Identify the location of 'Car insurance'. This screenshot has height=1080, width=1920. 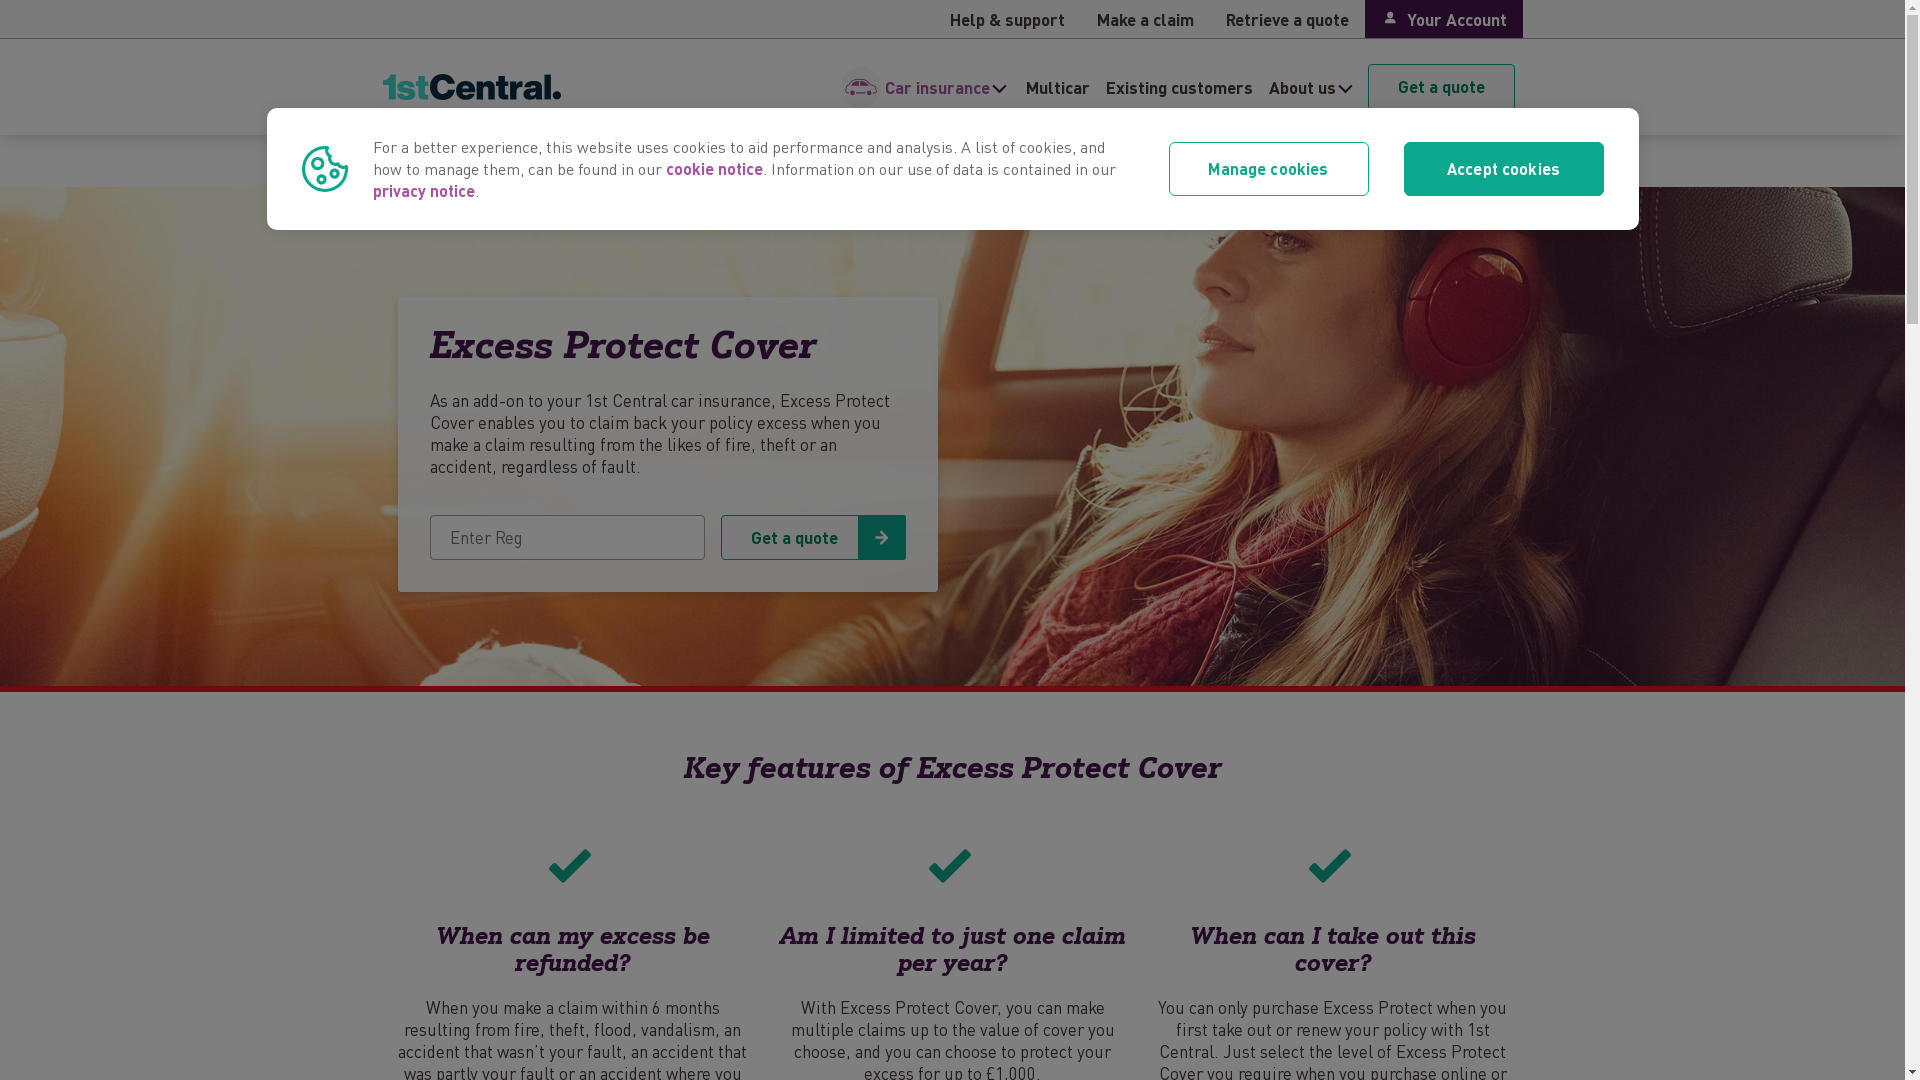
(935, 86).